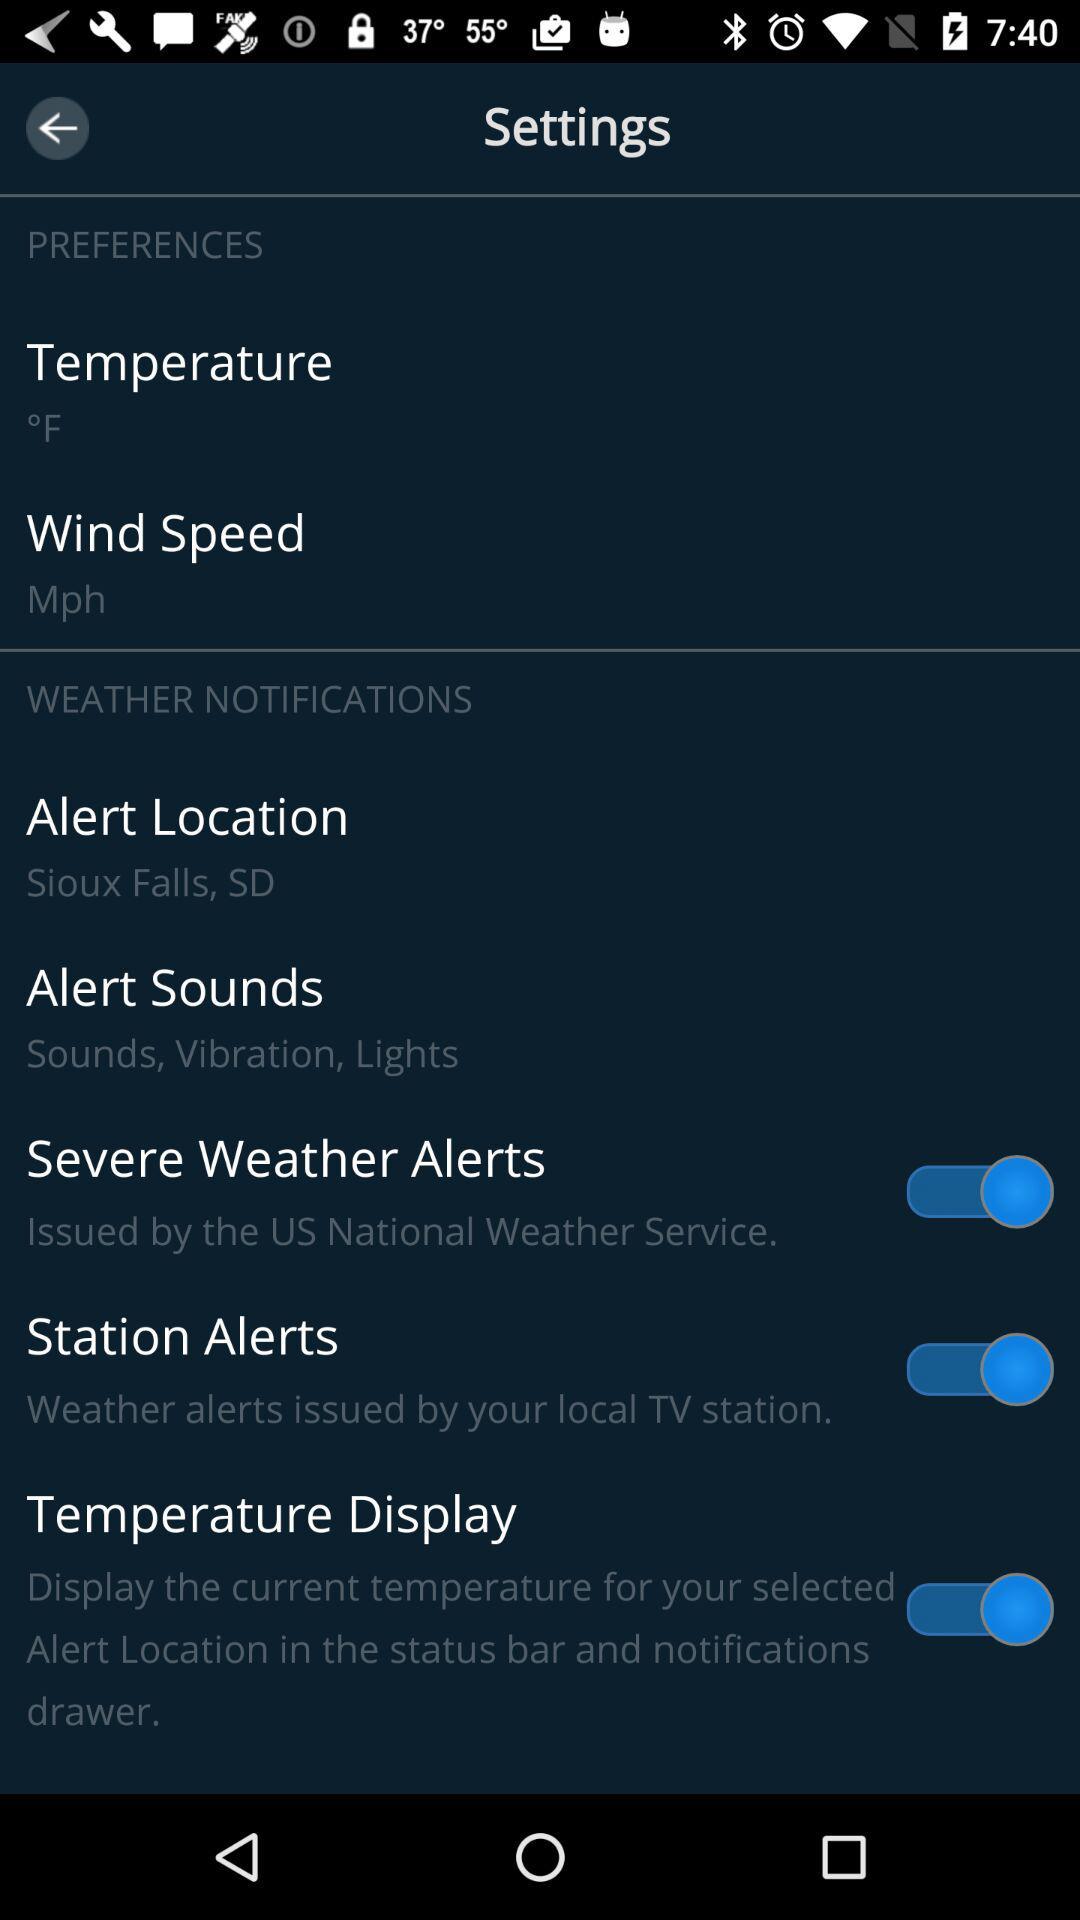 This screenshot has width=1080, height=1920. What do you see at coordinates (540, 1609) in the screenshot?
I see `the temperature display display item` at bounding box center [540, 1609].